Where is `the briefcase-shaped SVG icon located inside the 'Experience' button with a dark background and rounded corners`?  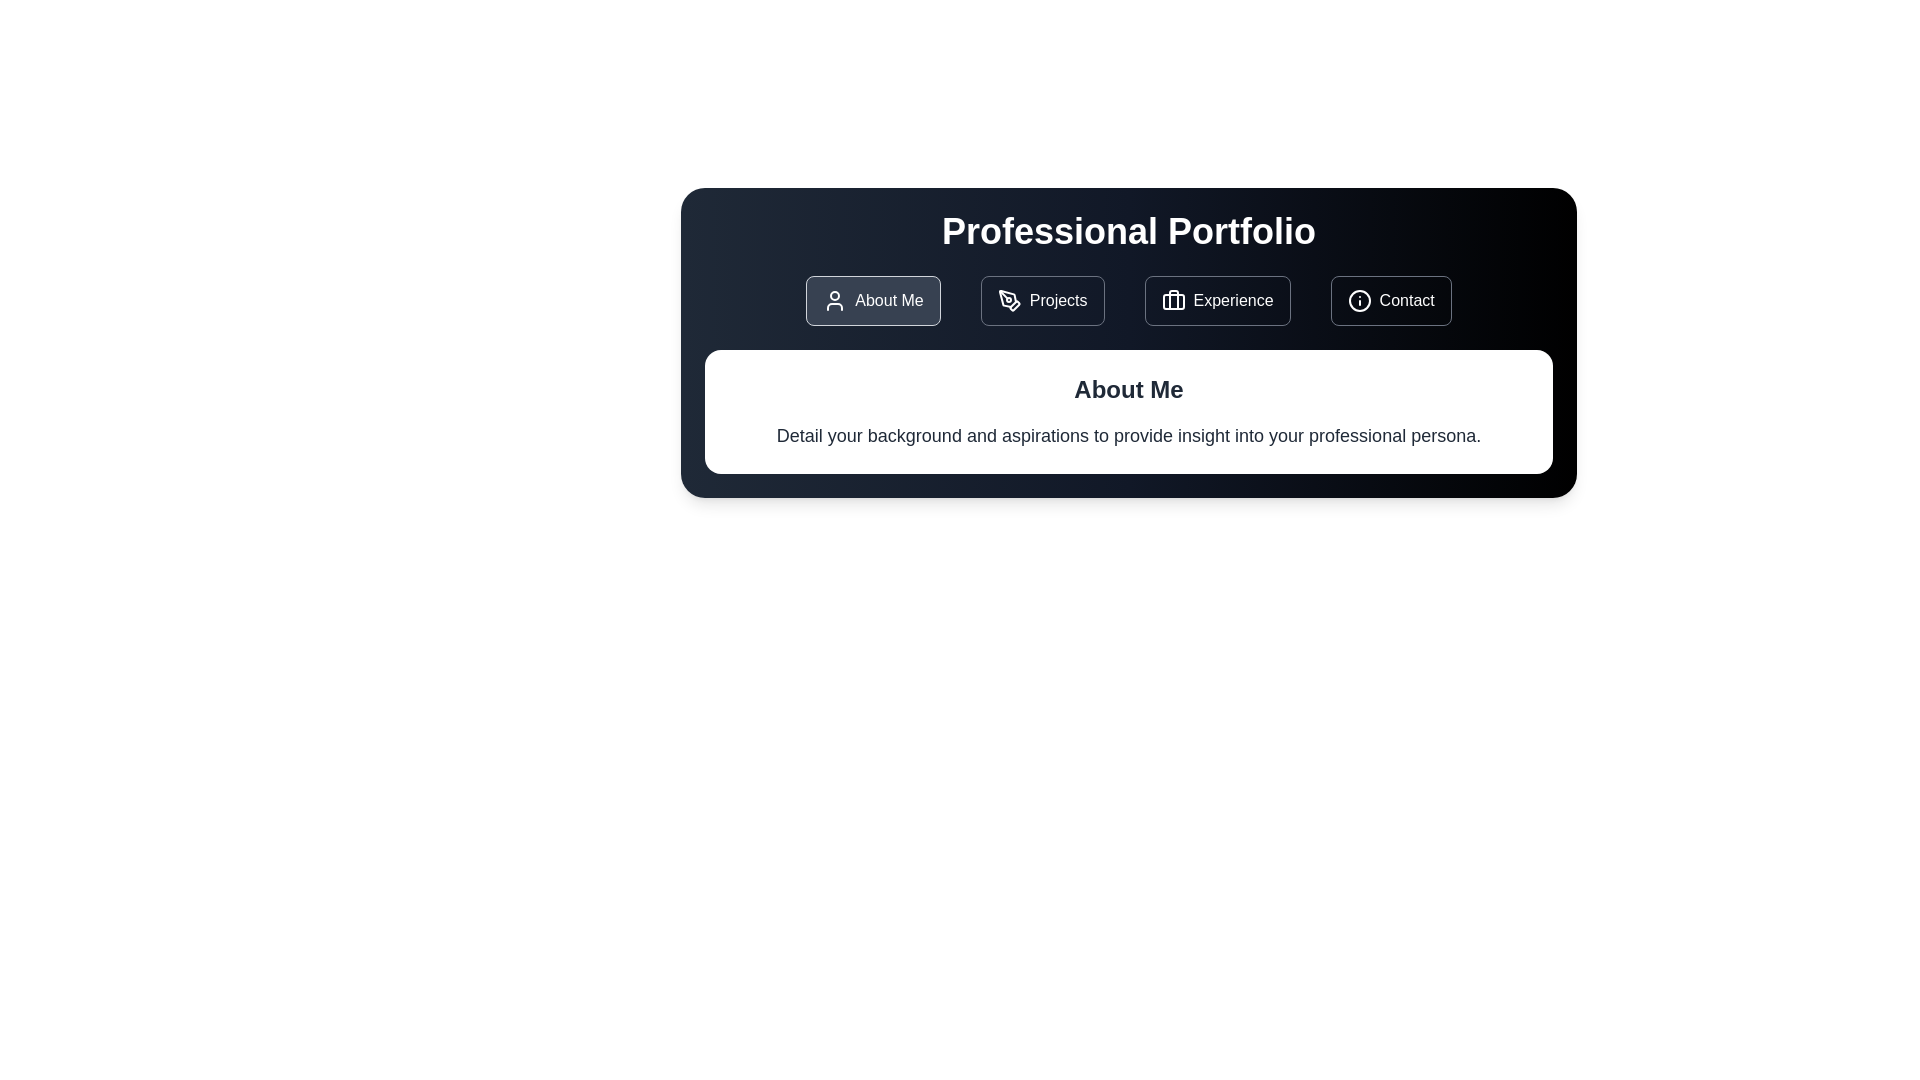
the briefcase-shaped SVG icon located inside the 'Experience' button with a dark background and rounded corners is located at coordinates (1173, 300).